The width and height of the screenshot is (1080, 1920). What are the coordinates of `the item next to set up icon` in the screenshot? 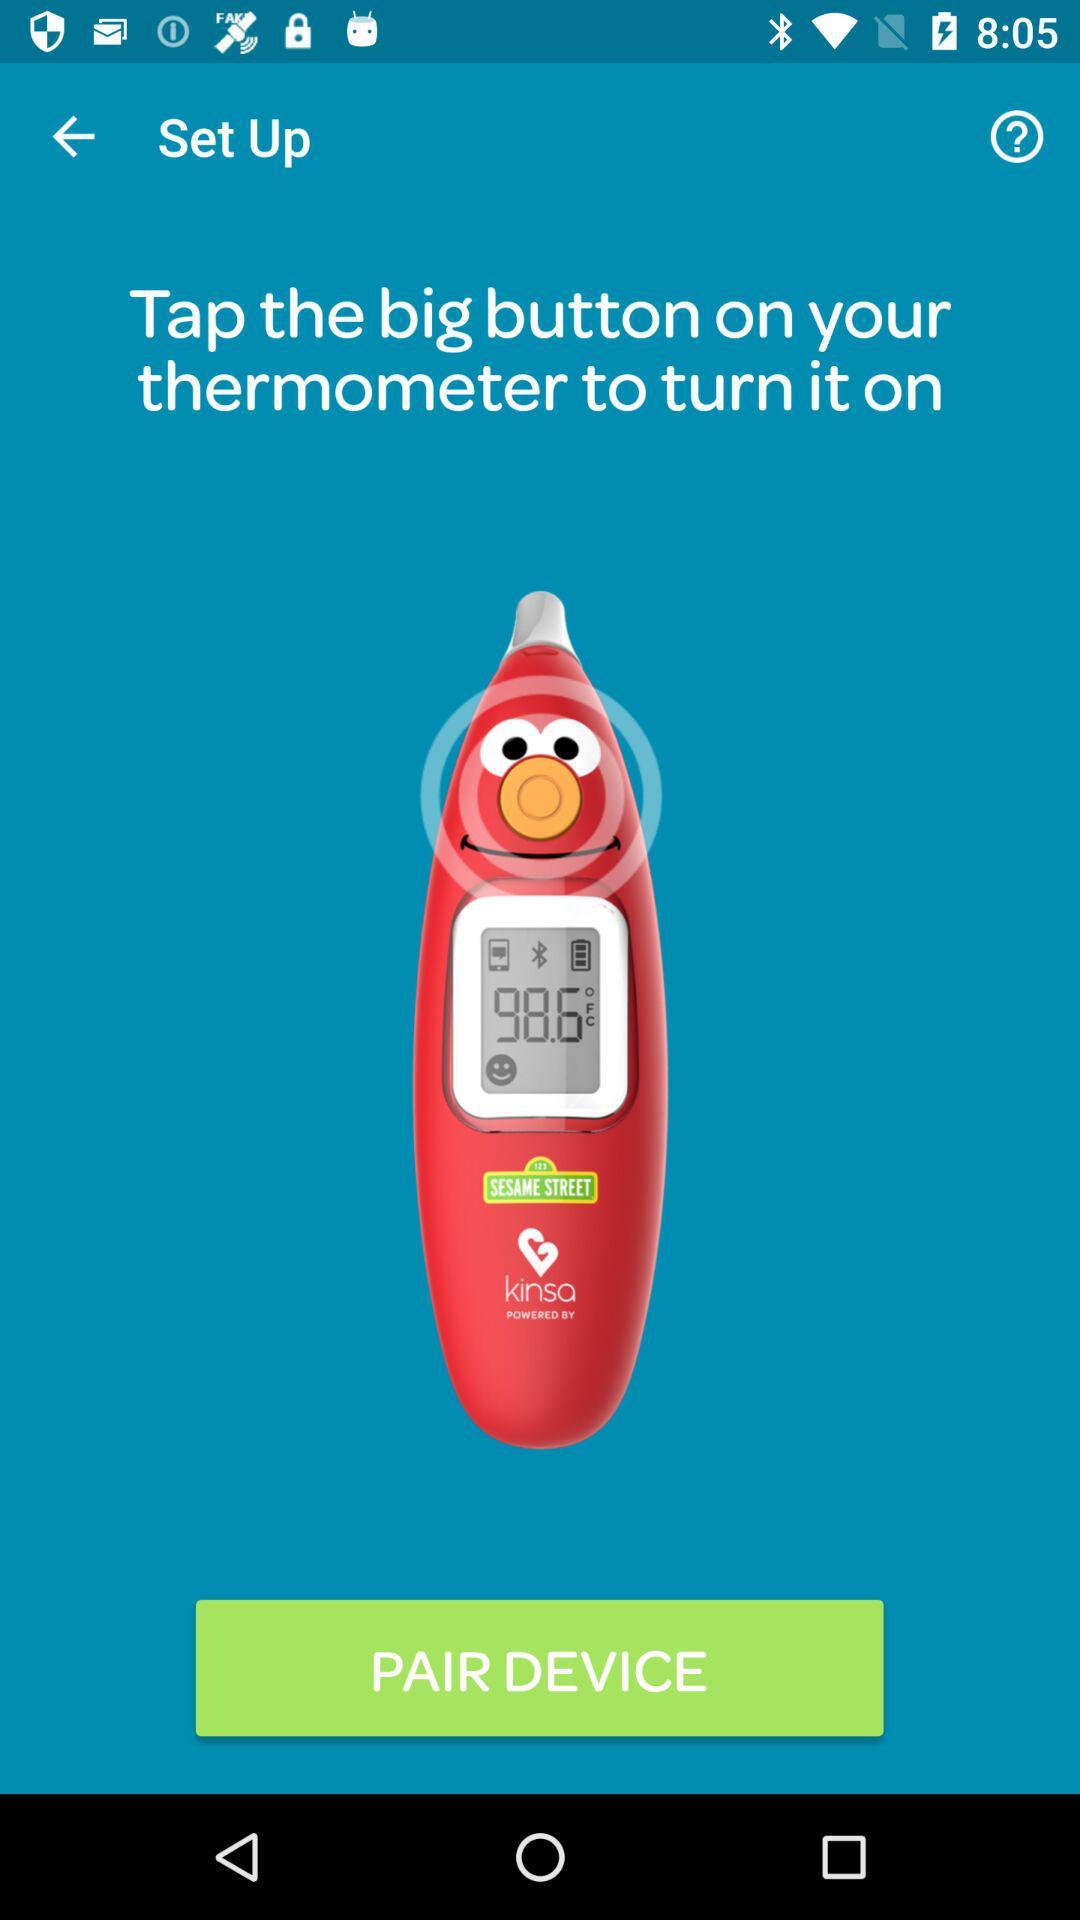 It's located at (72, 135).